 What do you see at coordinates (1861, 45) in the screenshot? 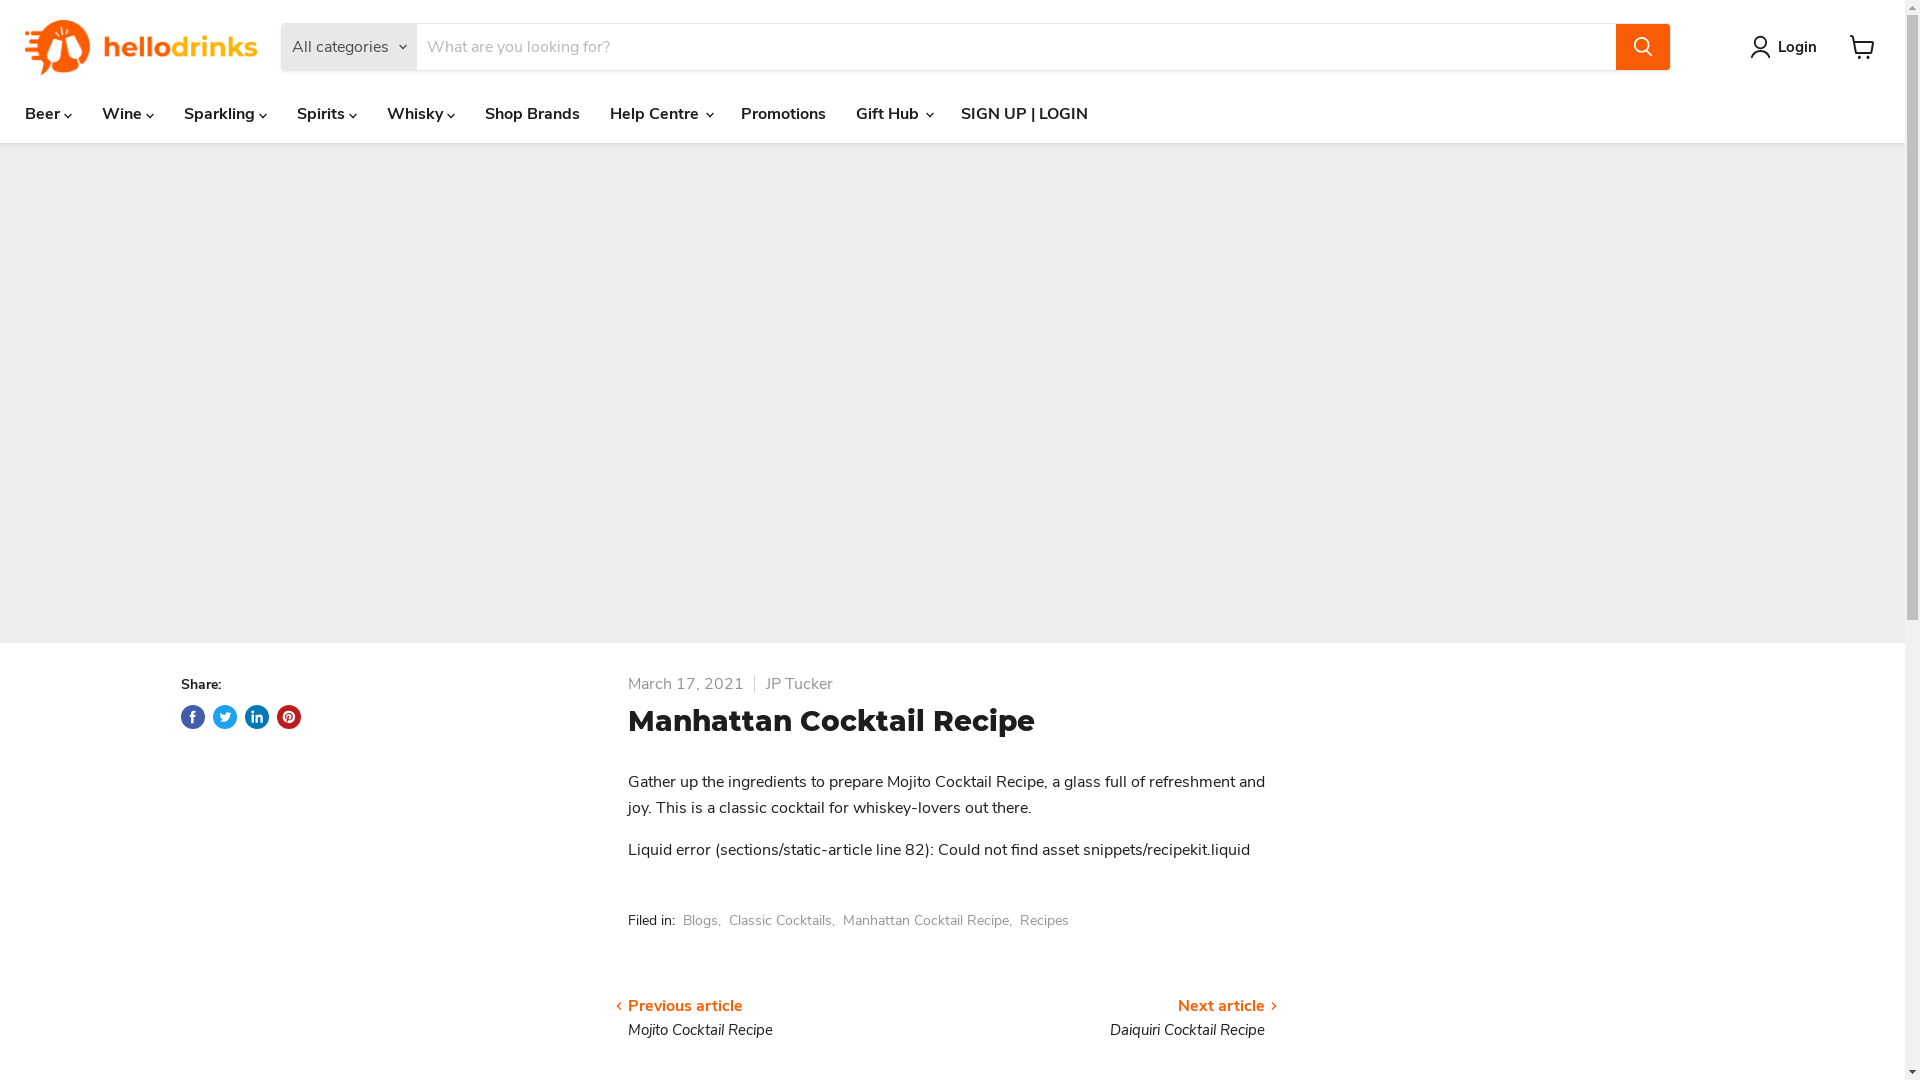
I see `'View cart'` at bounding box center [1861, 45].